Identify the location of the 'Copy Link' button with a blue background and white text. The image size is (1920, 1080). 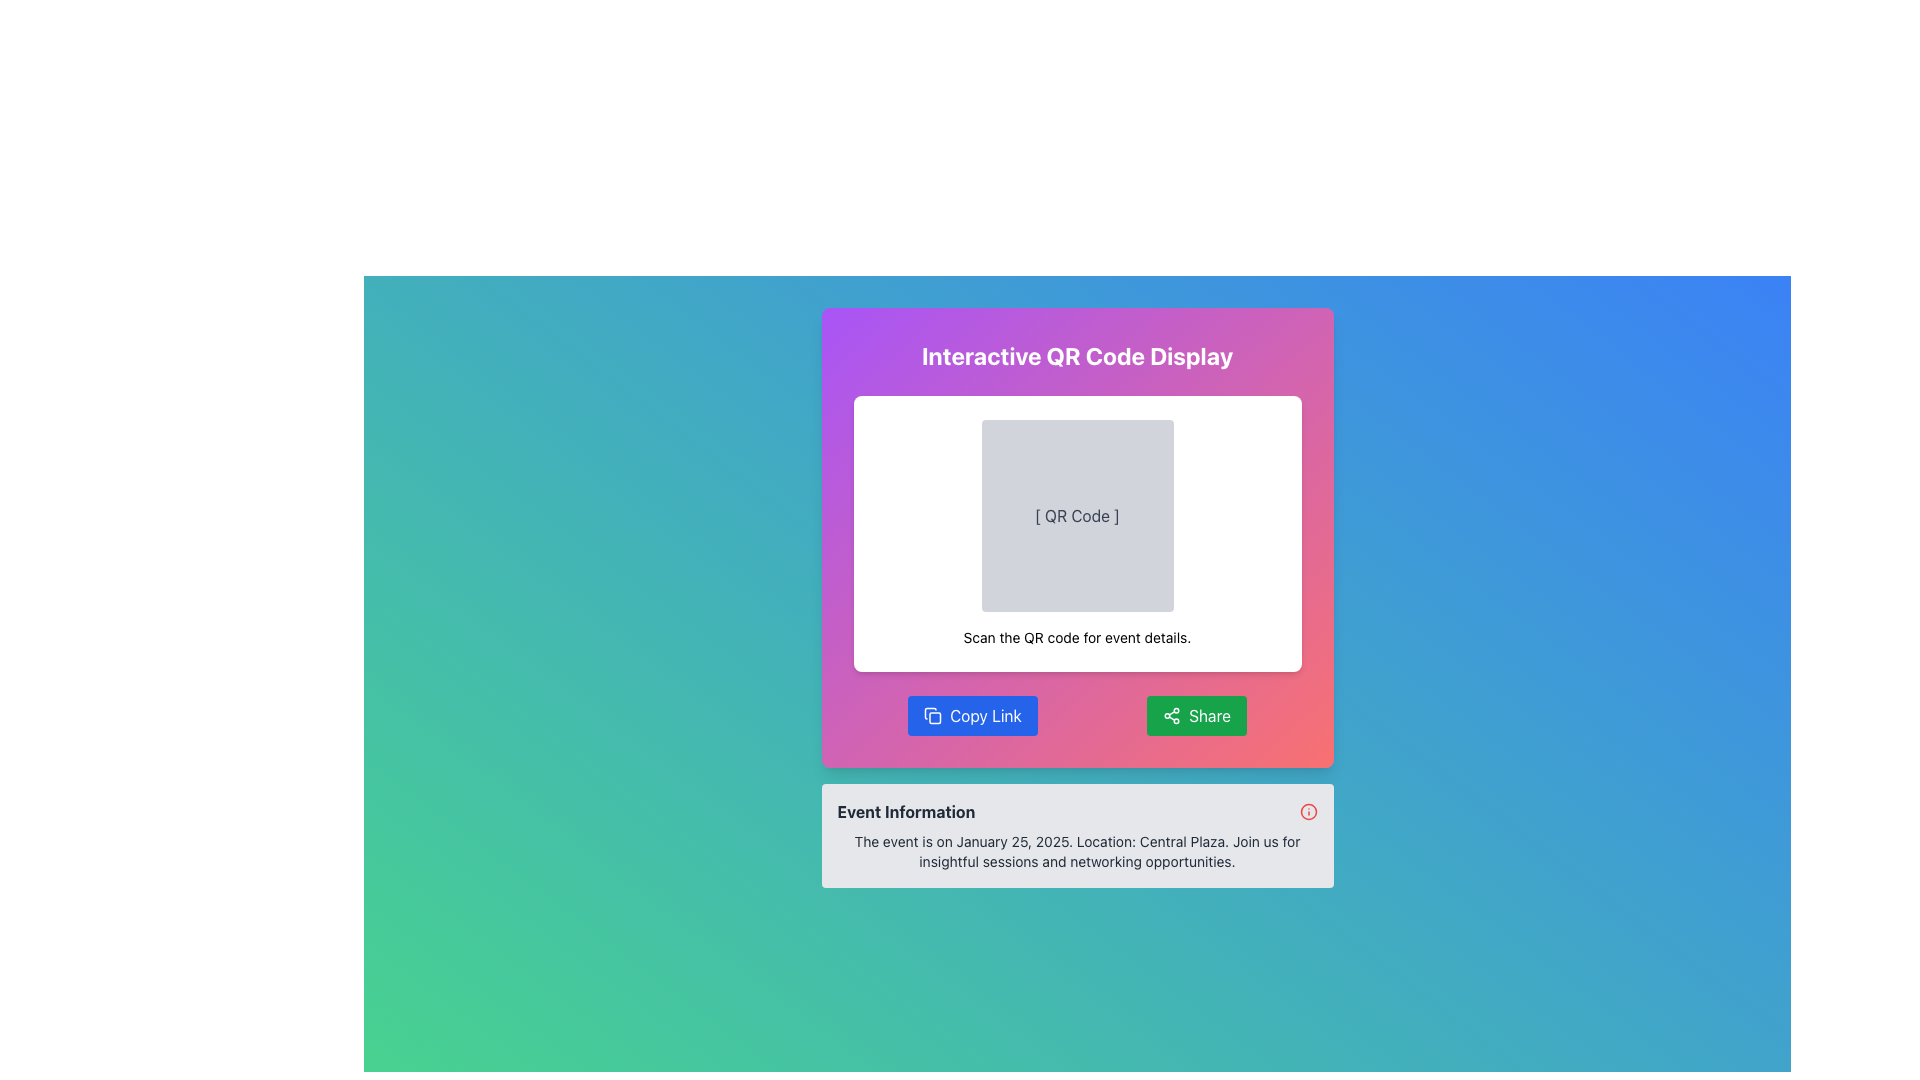
(973, 715).